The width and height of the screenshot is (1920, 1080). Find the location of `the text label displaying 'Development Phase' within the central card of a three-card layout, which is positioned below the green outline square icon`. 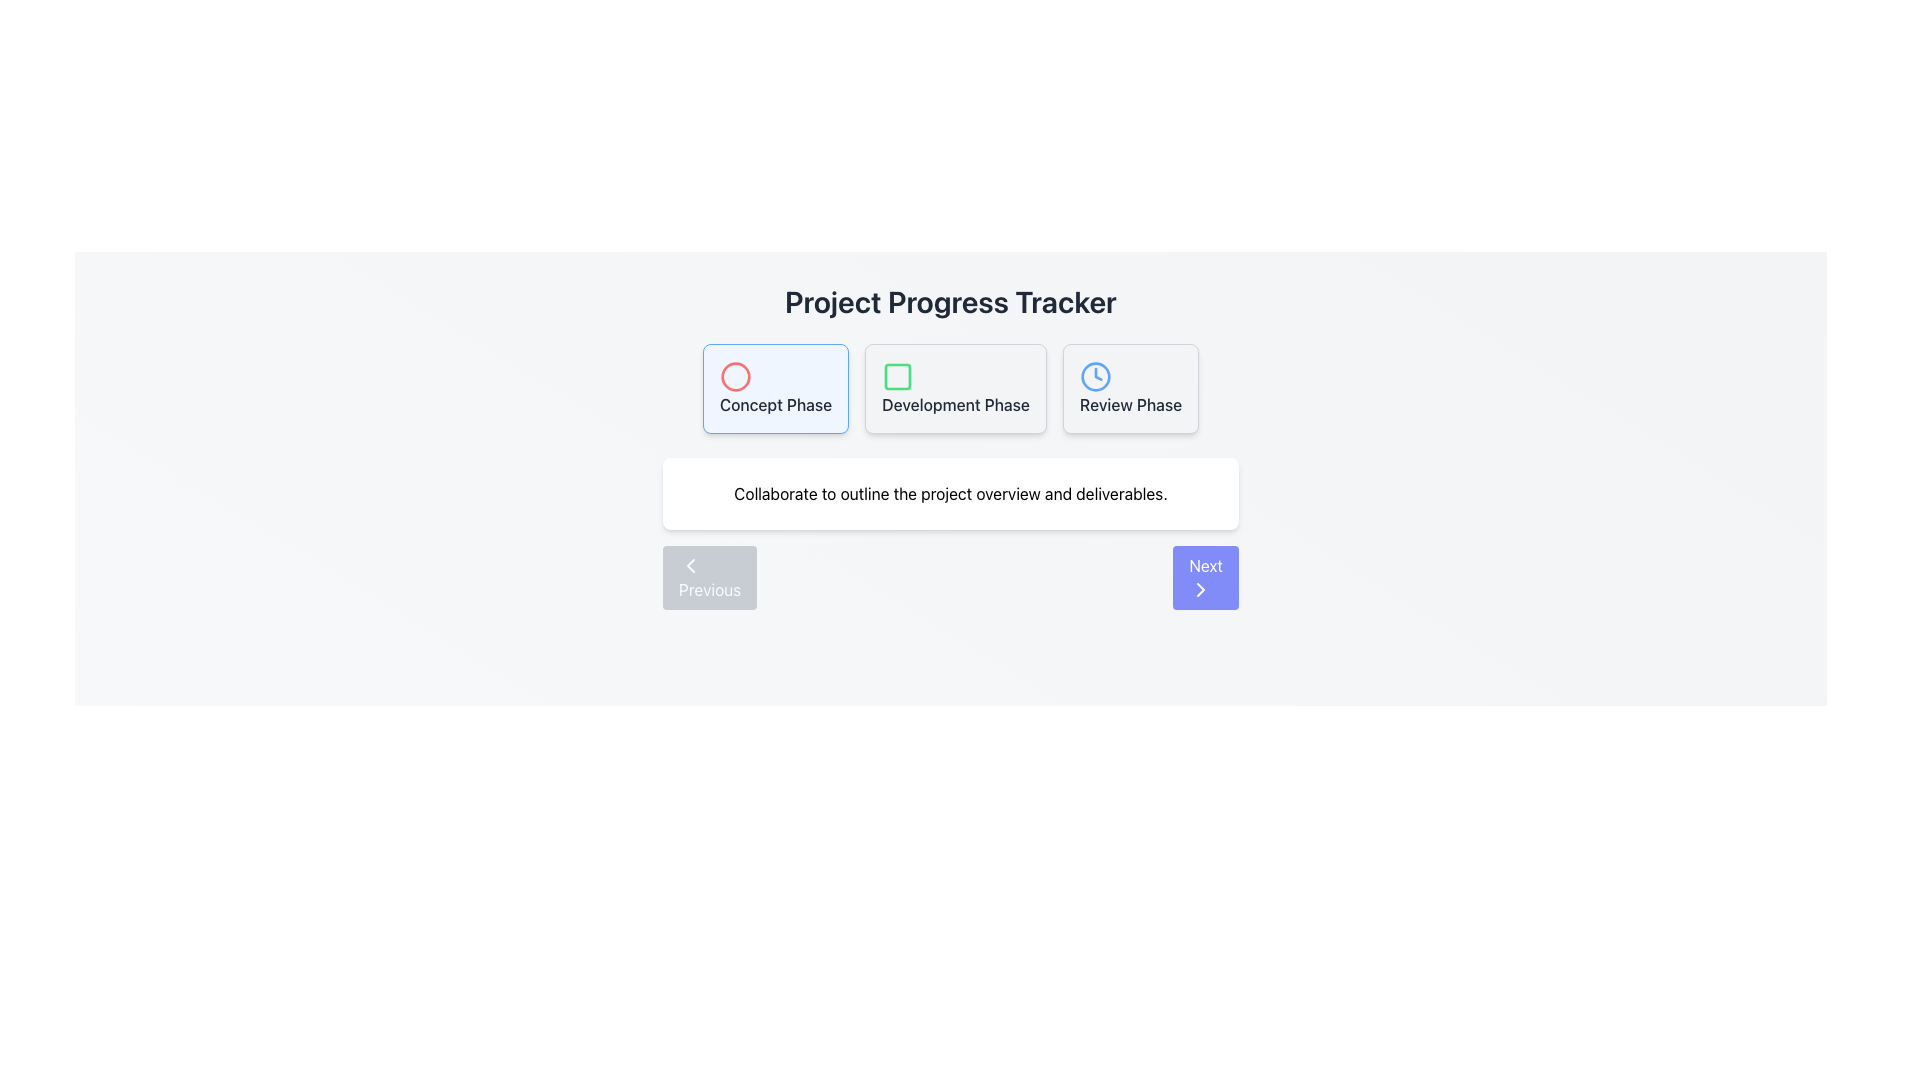

the text label displaying 'Development Phase' within the central card of a three-card layout, which is positioned below the green outline square icon is located at coordinates (955, 405).